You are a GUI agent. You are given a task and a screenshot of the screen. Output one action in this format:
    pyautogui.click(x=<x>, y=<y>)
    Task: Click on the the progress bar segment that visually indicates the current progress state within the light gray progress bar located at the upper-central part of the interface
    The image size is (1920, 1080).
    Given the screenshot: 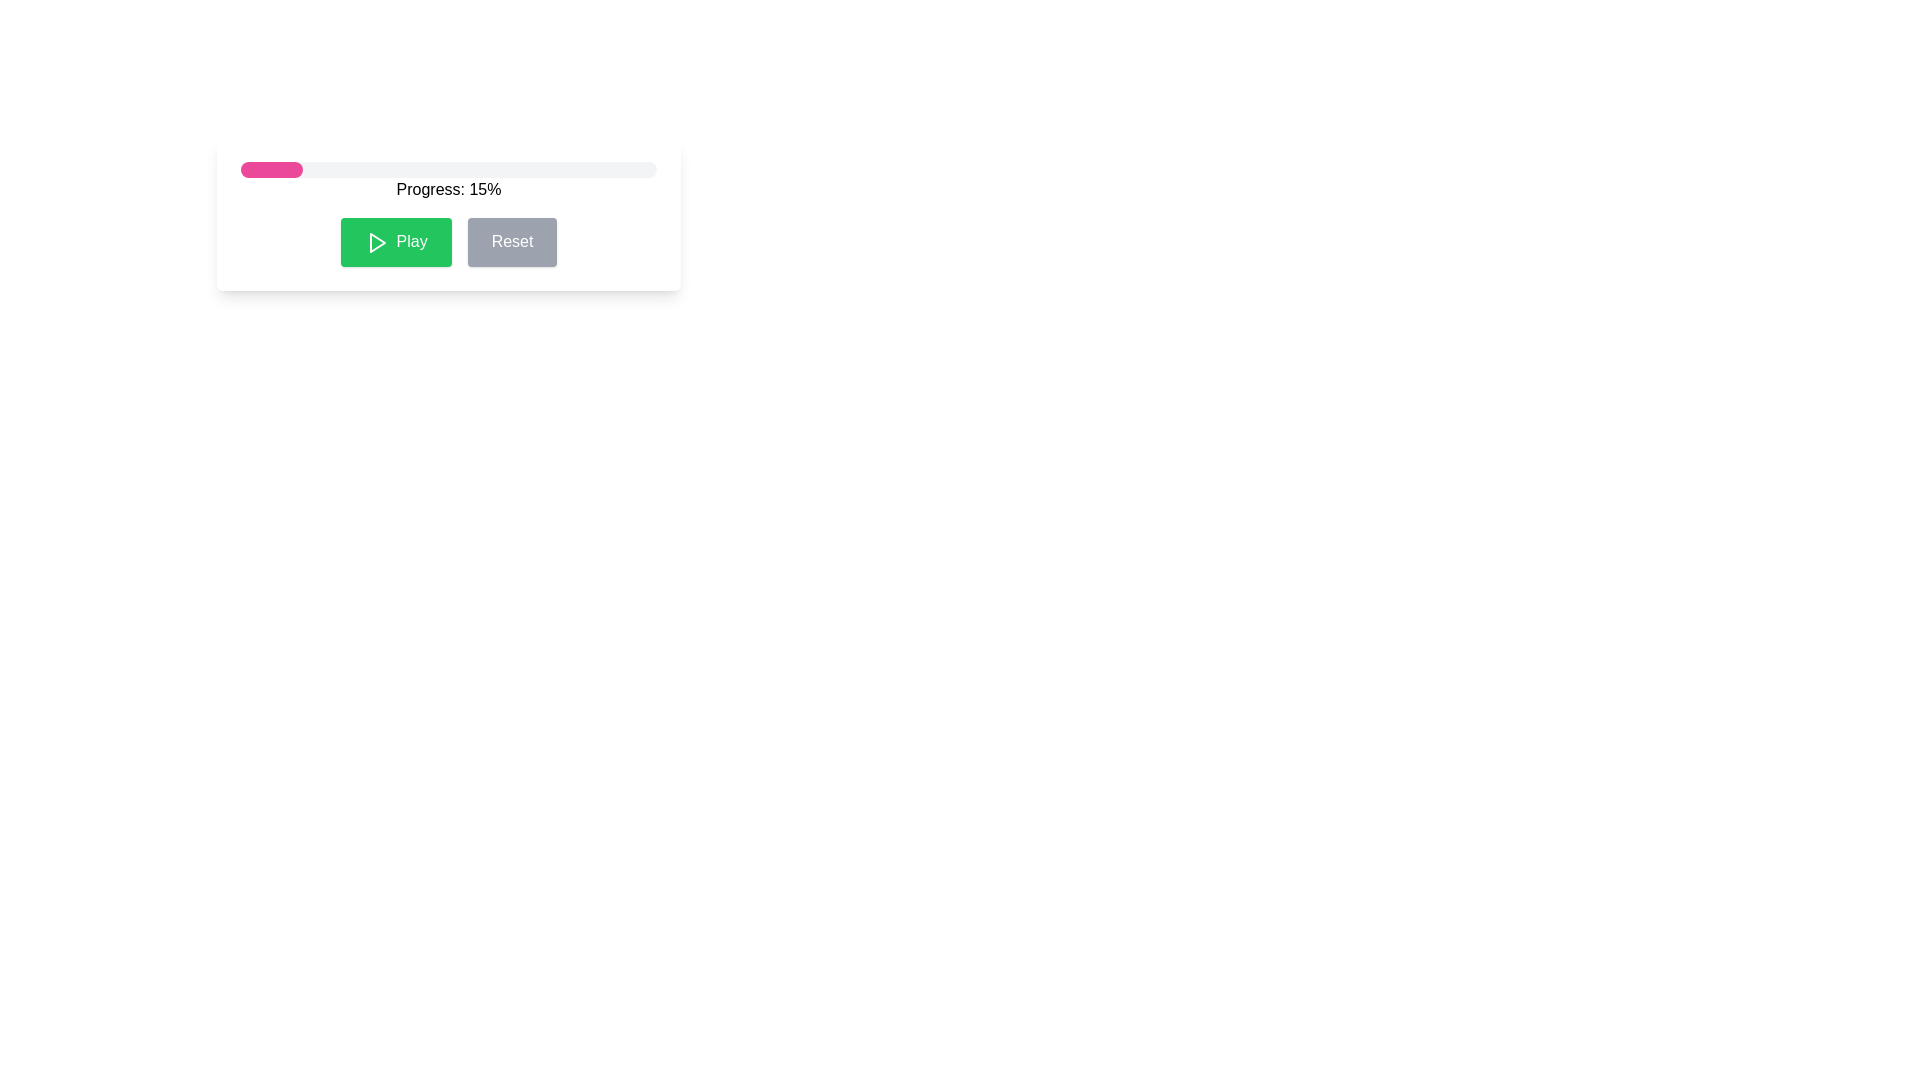 What is the action you would take?
    pyautogui.click(x=271, y=168)
    